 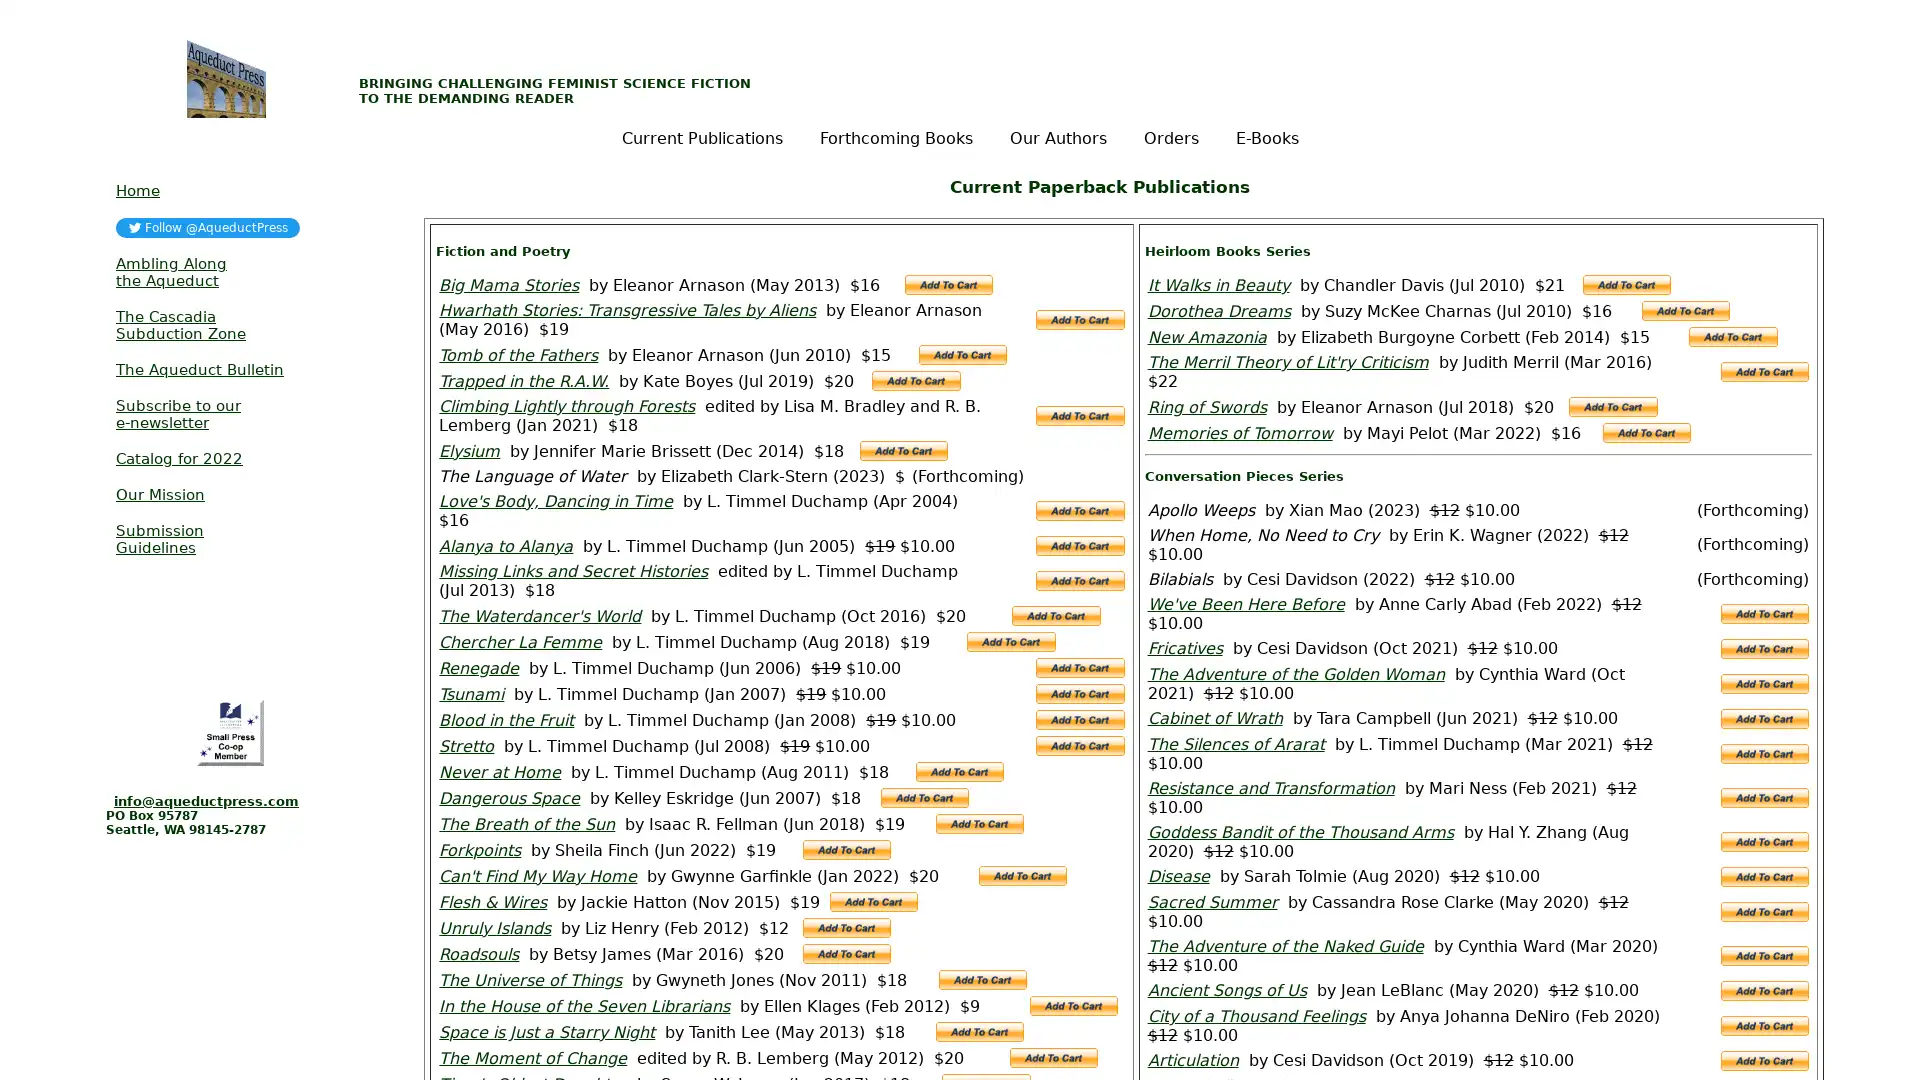 What do you see at coordinates (1079, 415) in the screenshot?
I see `Make payments with PayPal - it\'s fast, free and secure!` at bounding box center [1079, 415].